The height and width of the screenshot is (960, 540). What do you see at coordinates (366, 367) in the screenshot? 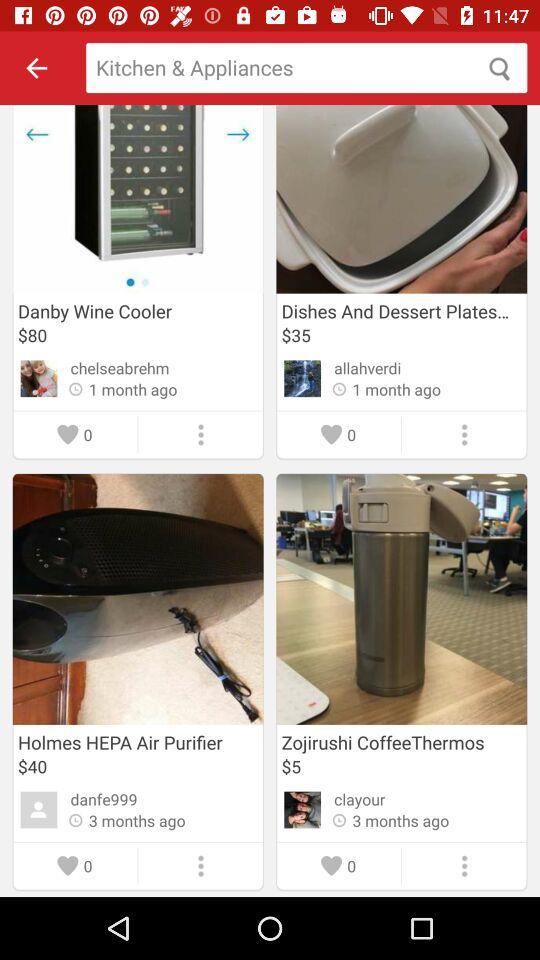
I see `item below the $35 item` at bounding box center [366, 367].